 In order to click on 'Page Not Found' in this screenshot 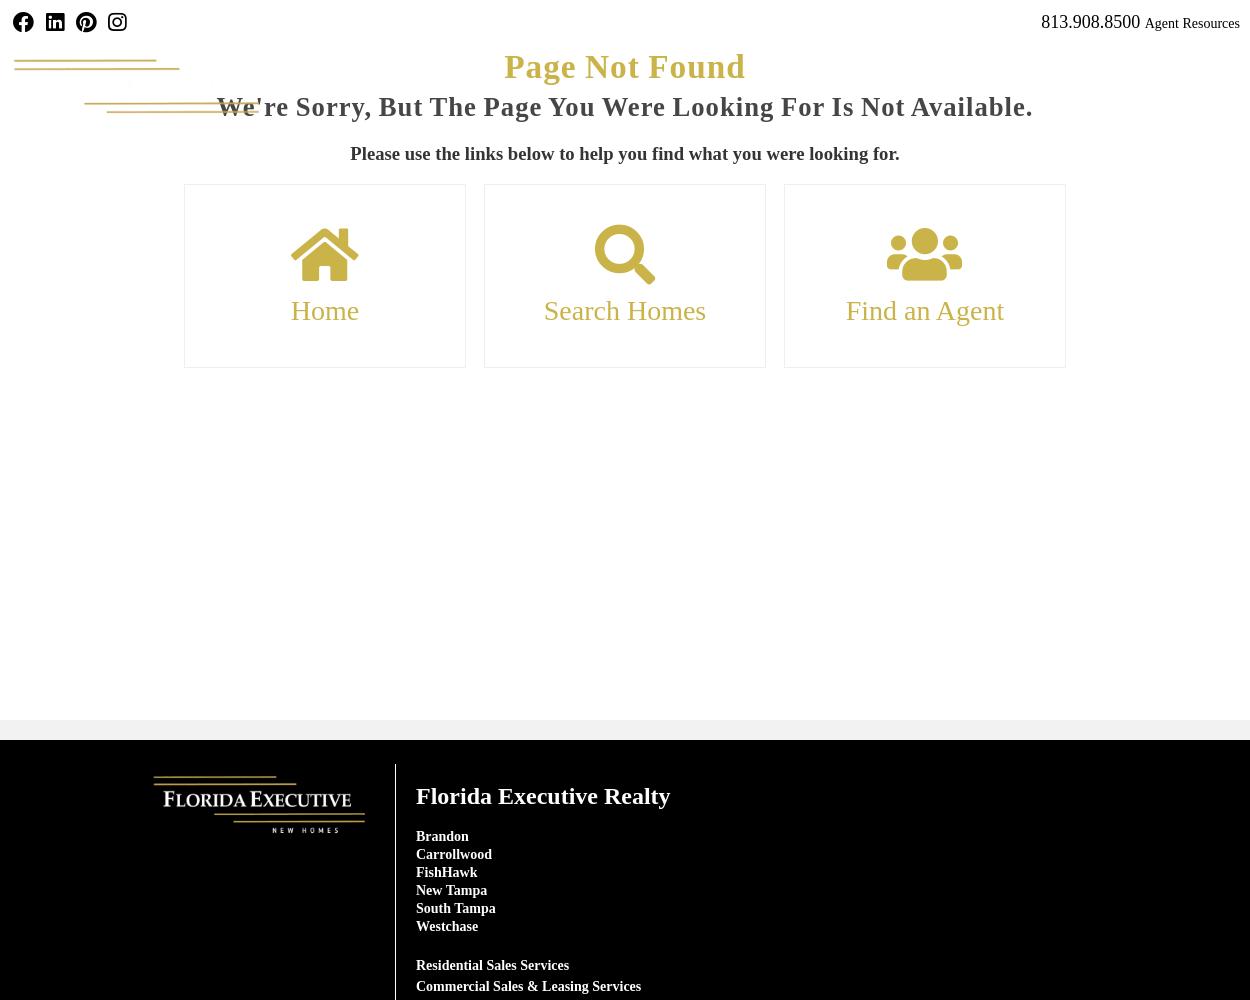, I will do `click(623, 65)`.